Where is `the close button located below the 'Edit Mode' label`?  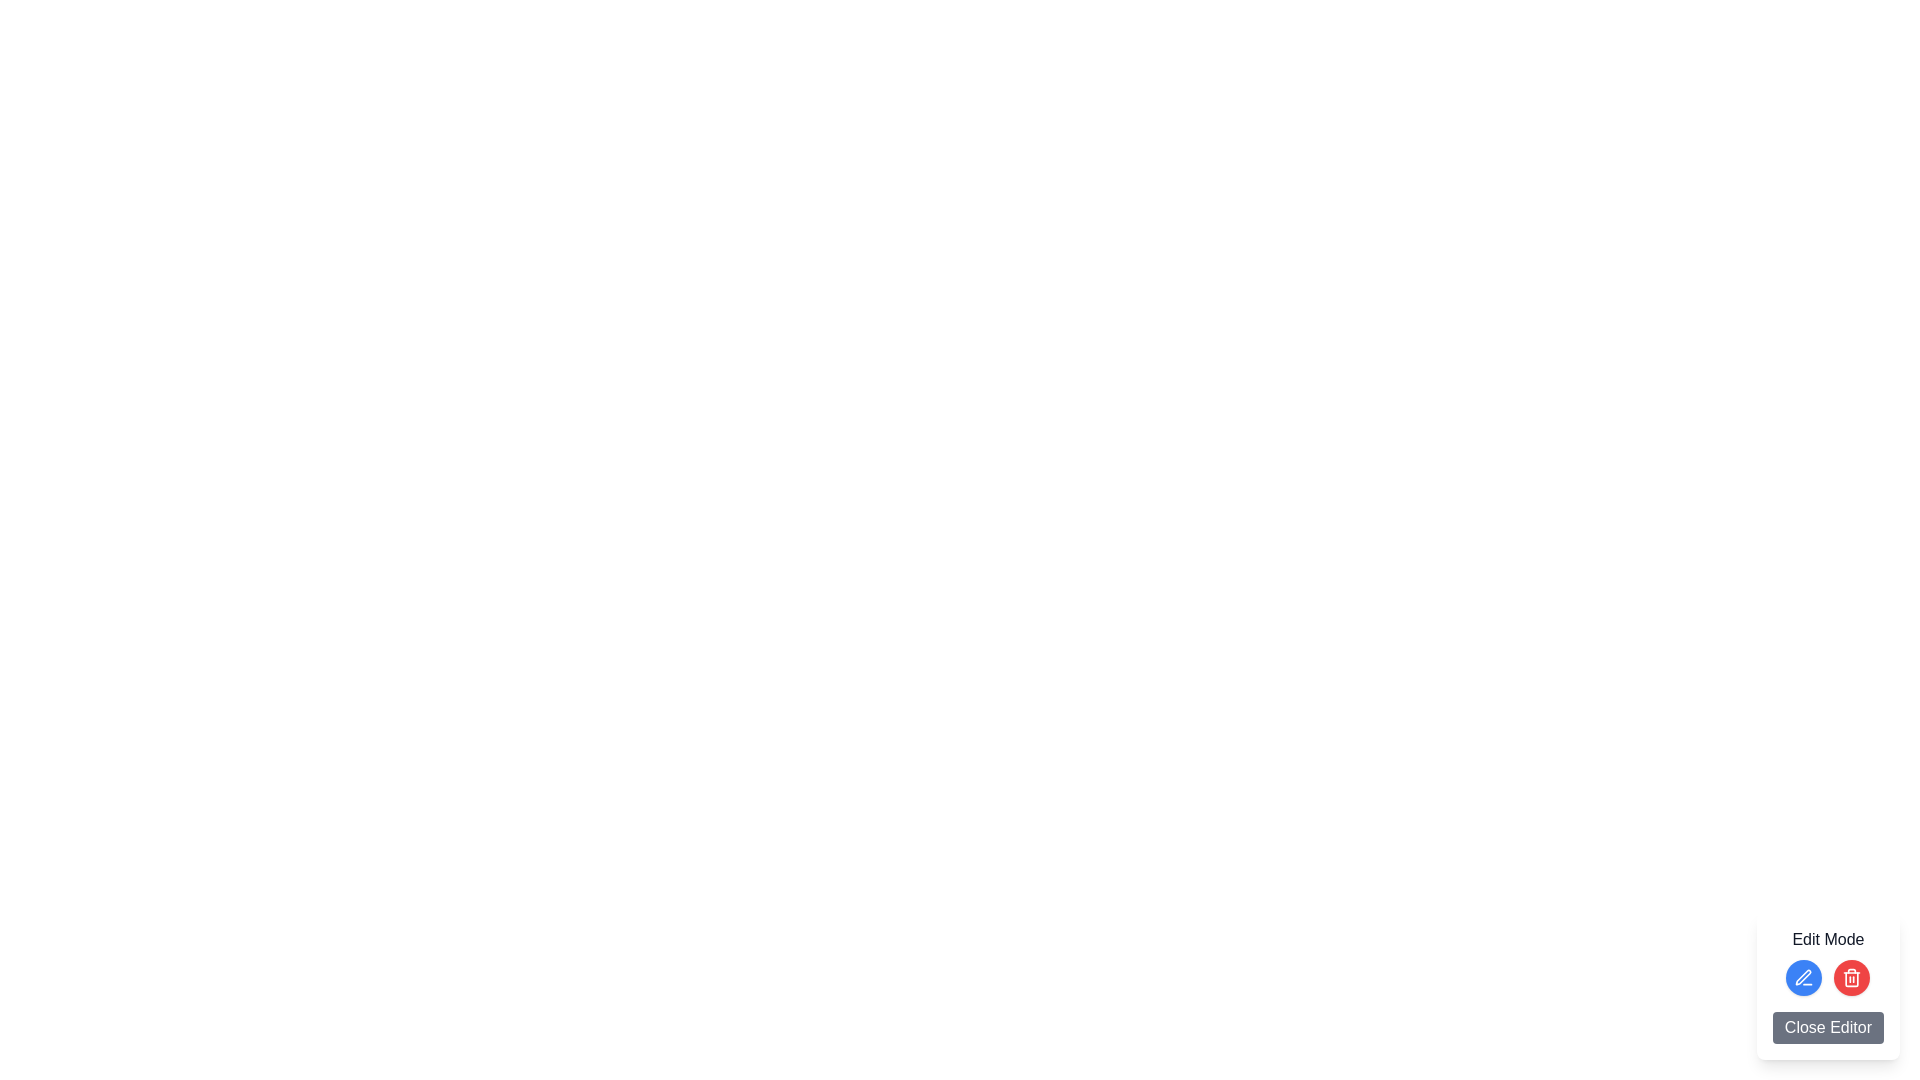 the close button located below the 'Edit Mode' label is located at coordinates (1828, 1028).